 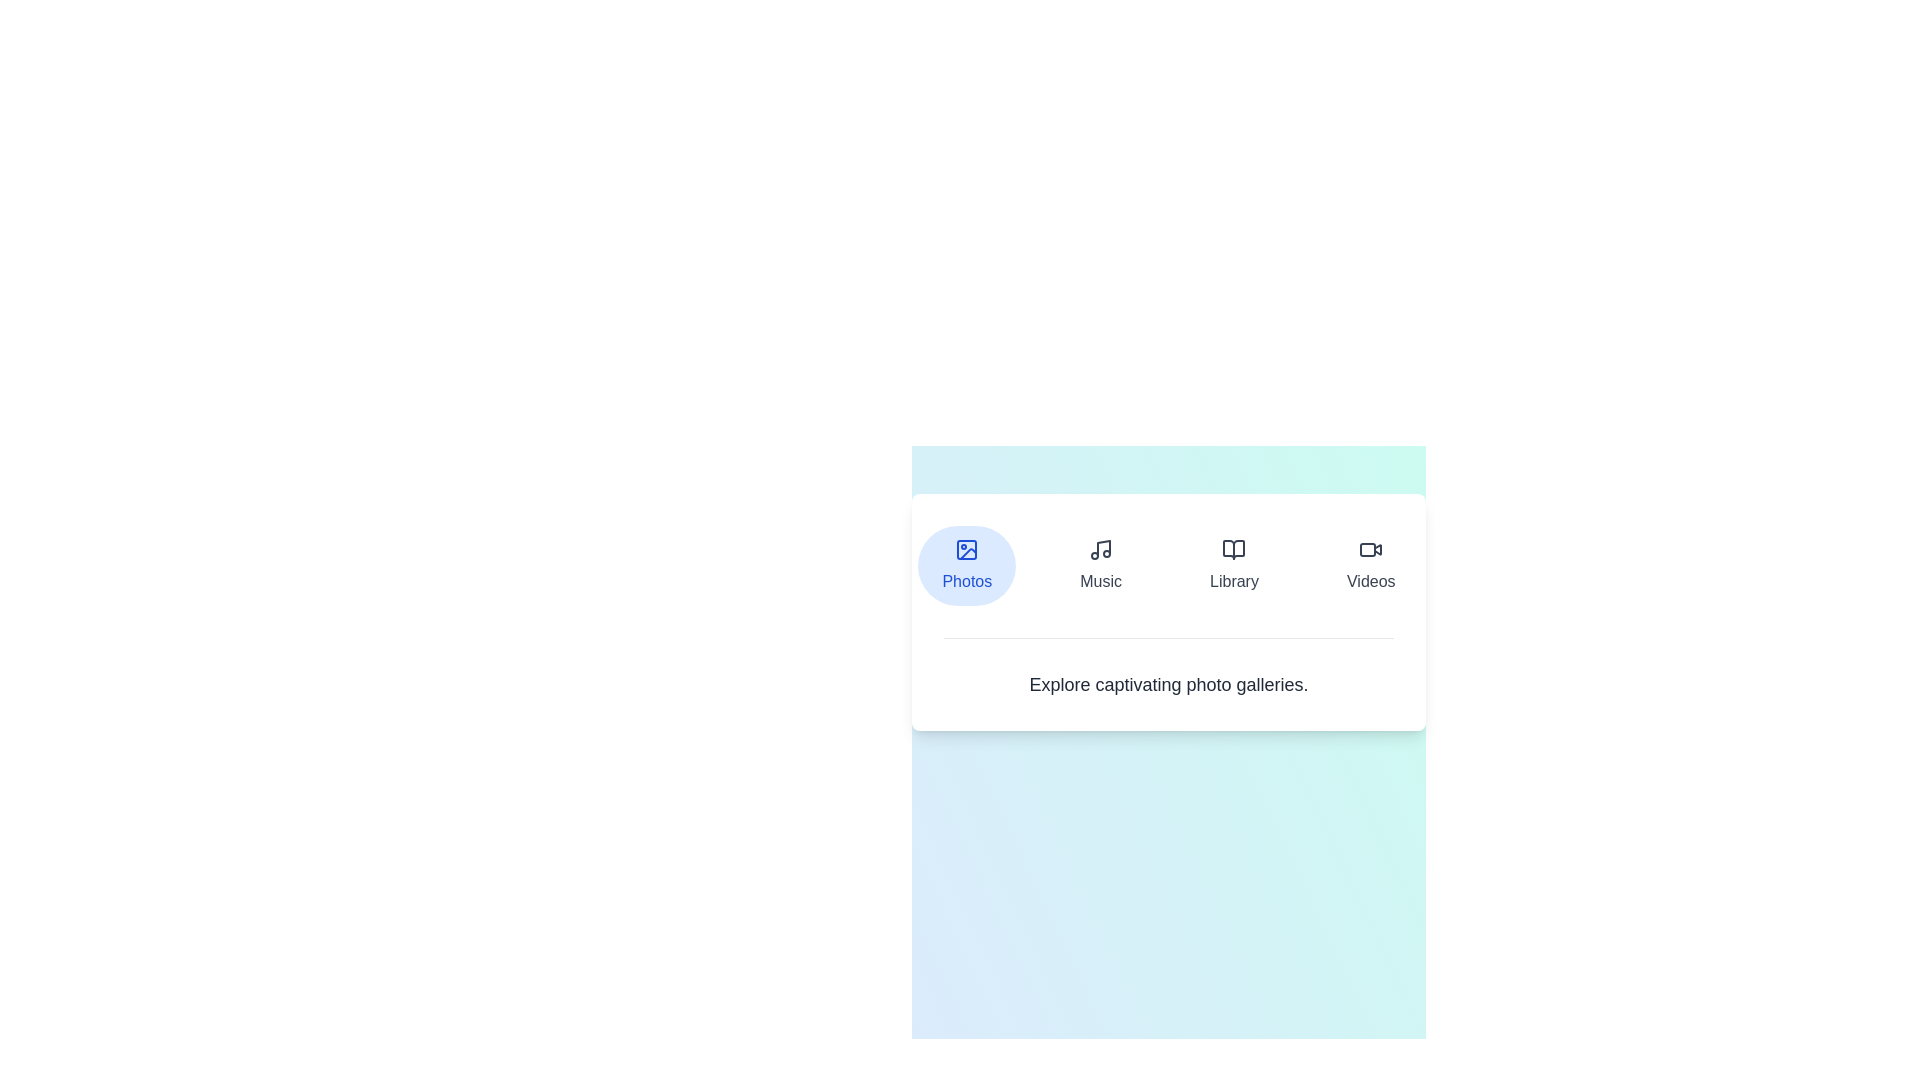 What do you see at coordinates (967, 566) in the screenshot?
I see `the first button in the navigation bar that leads to the photos or images section` at bounding box center [967, 566].